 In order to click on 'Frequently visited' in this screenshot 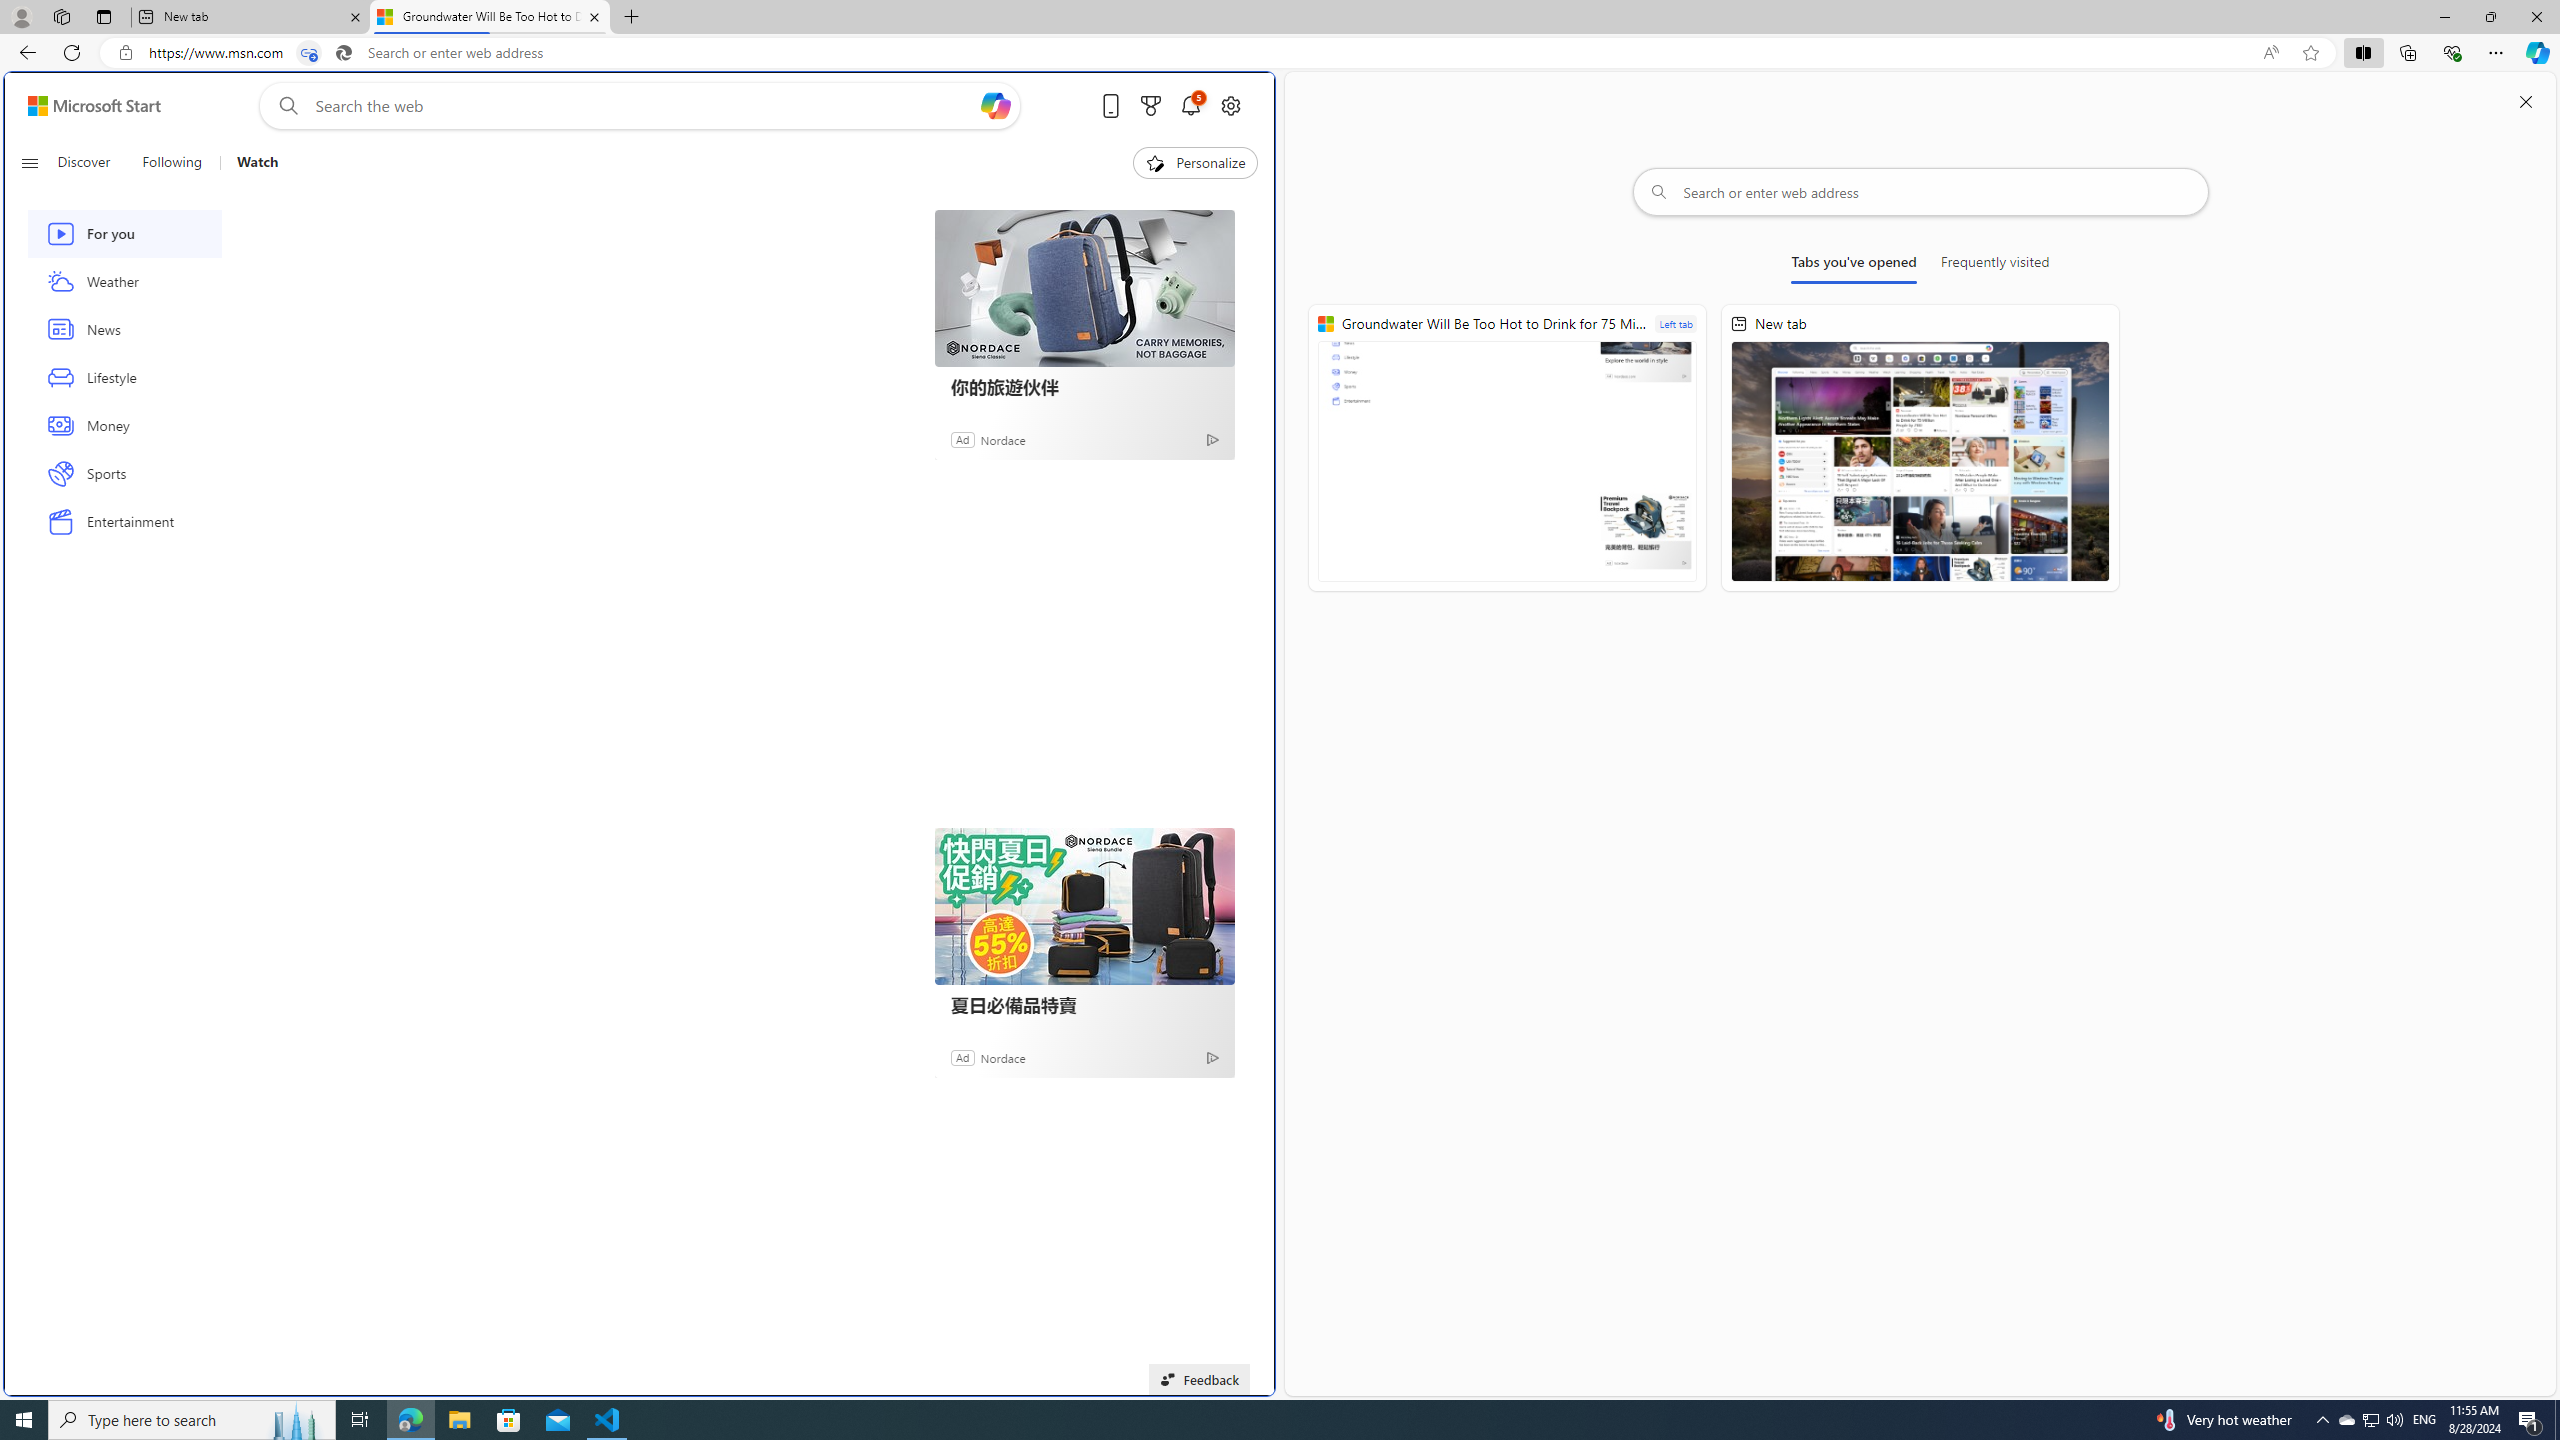, I will do `click(1994, 265)`.